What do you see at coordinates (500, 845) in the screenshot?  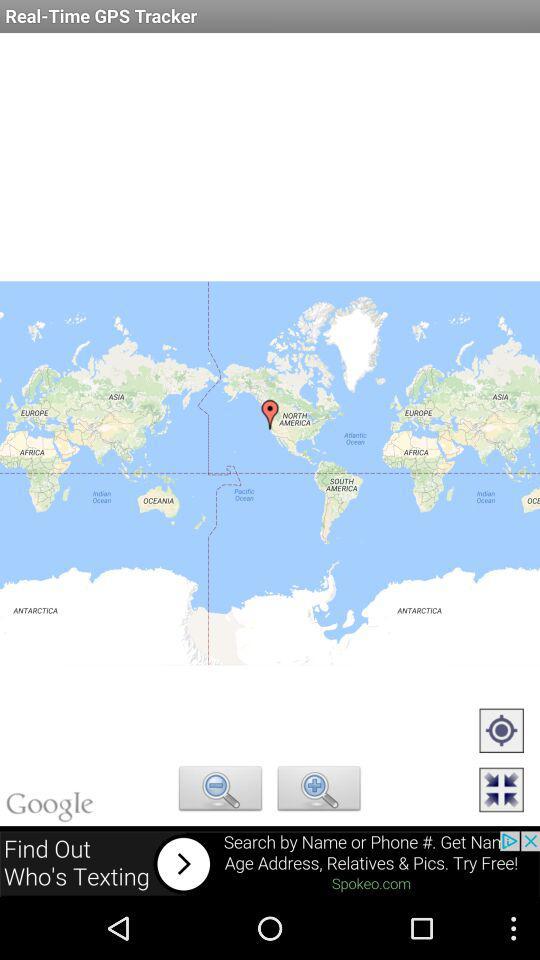 I see `the fullscreen icon` at bounding box center [500, 845].